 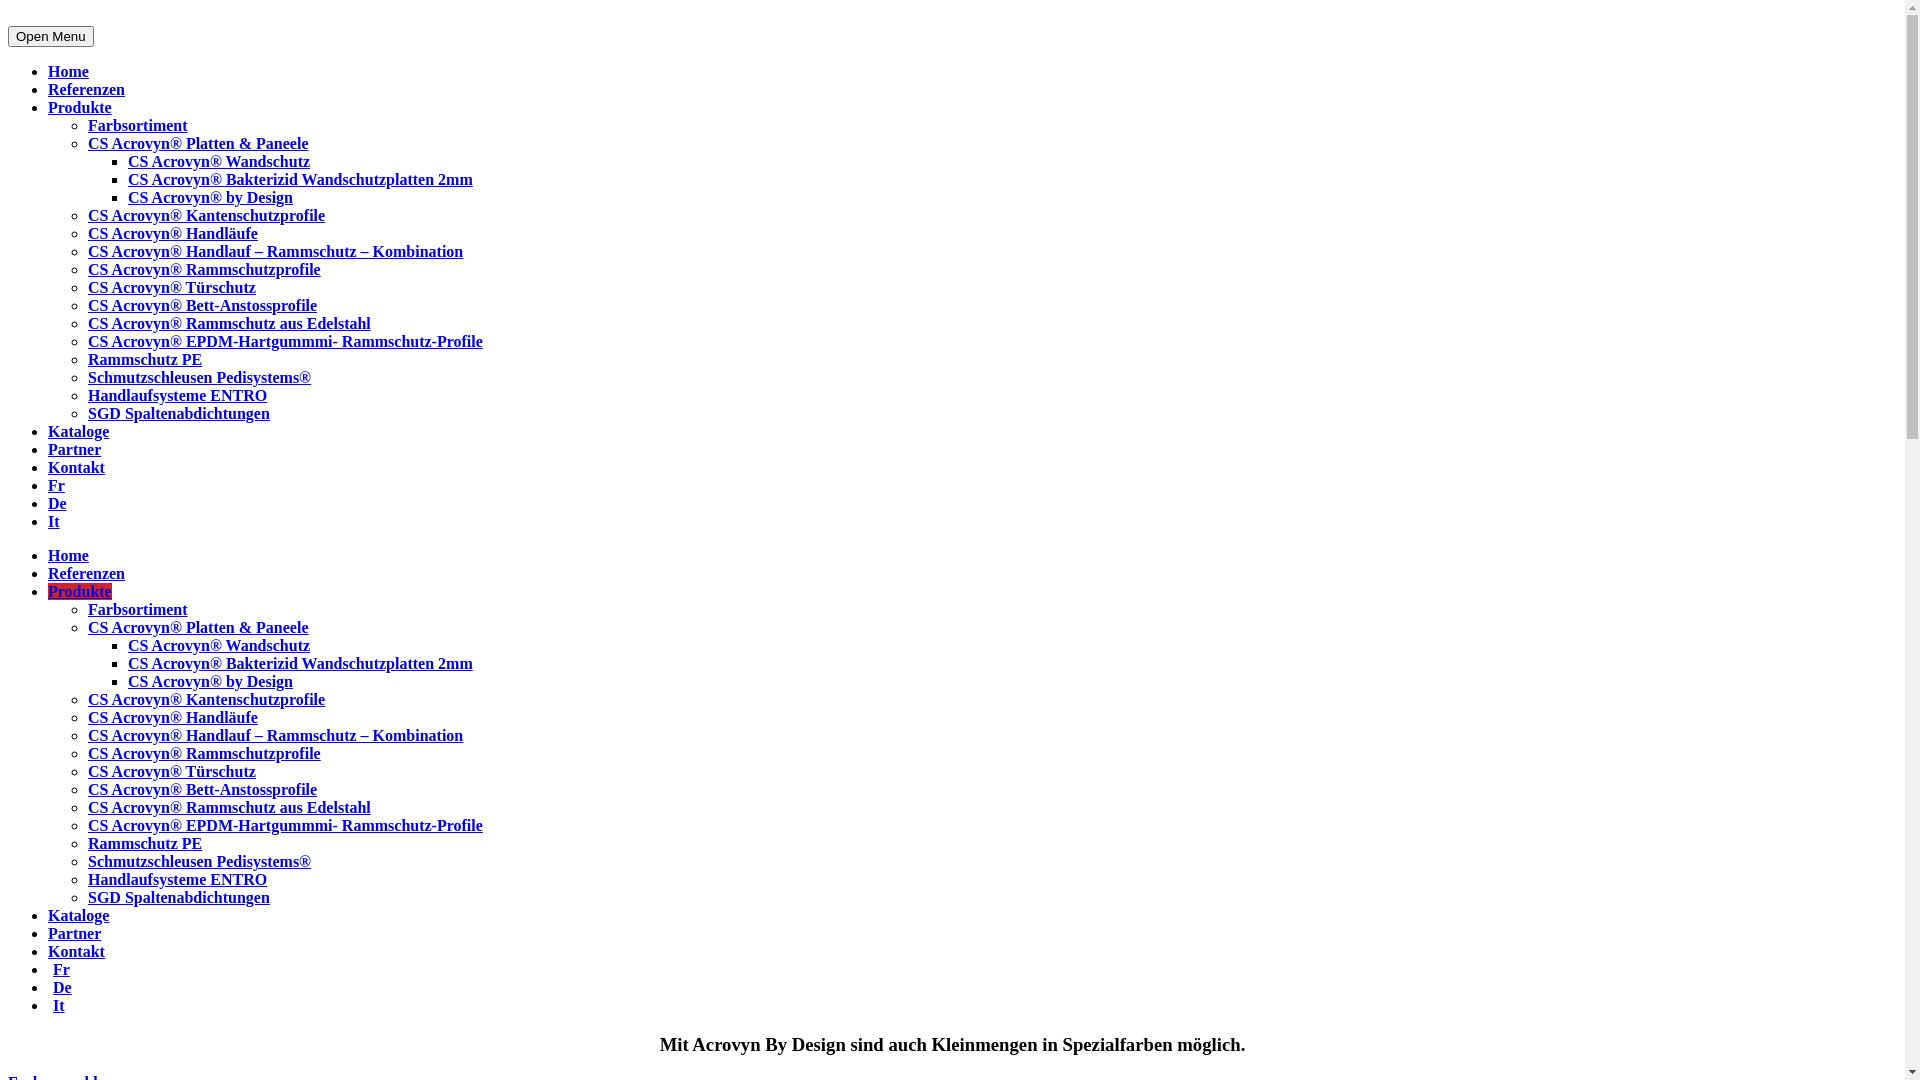 What do you see at coordinates (76, 950) in the screenshot?
I see `'Kontakt'` at bounding box center [76, 950].